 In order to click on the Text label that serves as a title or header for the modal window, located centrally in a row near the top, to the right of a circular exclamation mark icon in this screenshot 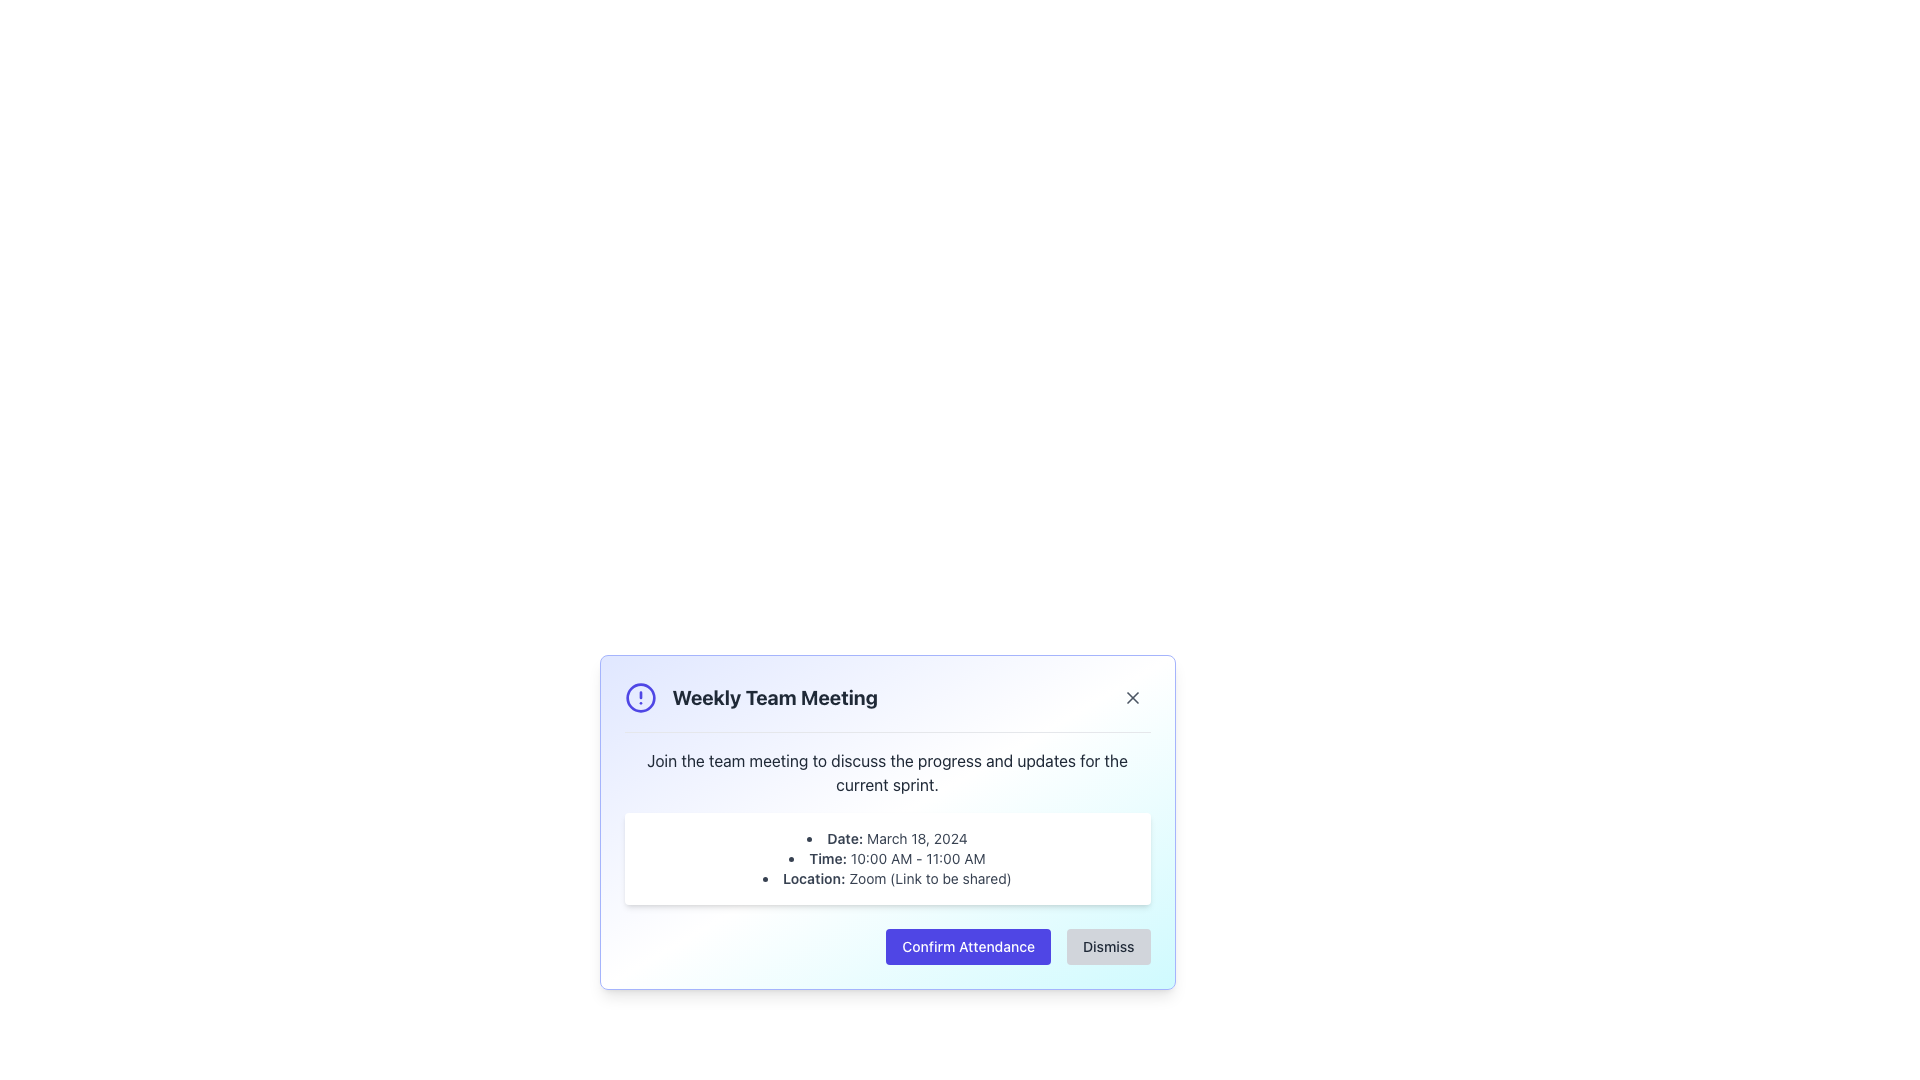, I will do `click(774, 697)`.